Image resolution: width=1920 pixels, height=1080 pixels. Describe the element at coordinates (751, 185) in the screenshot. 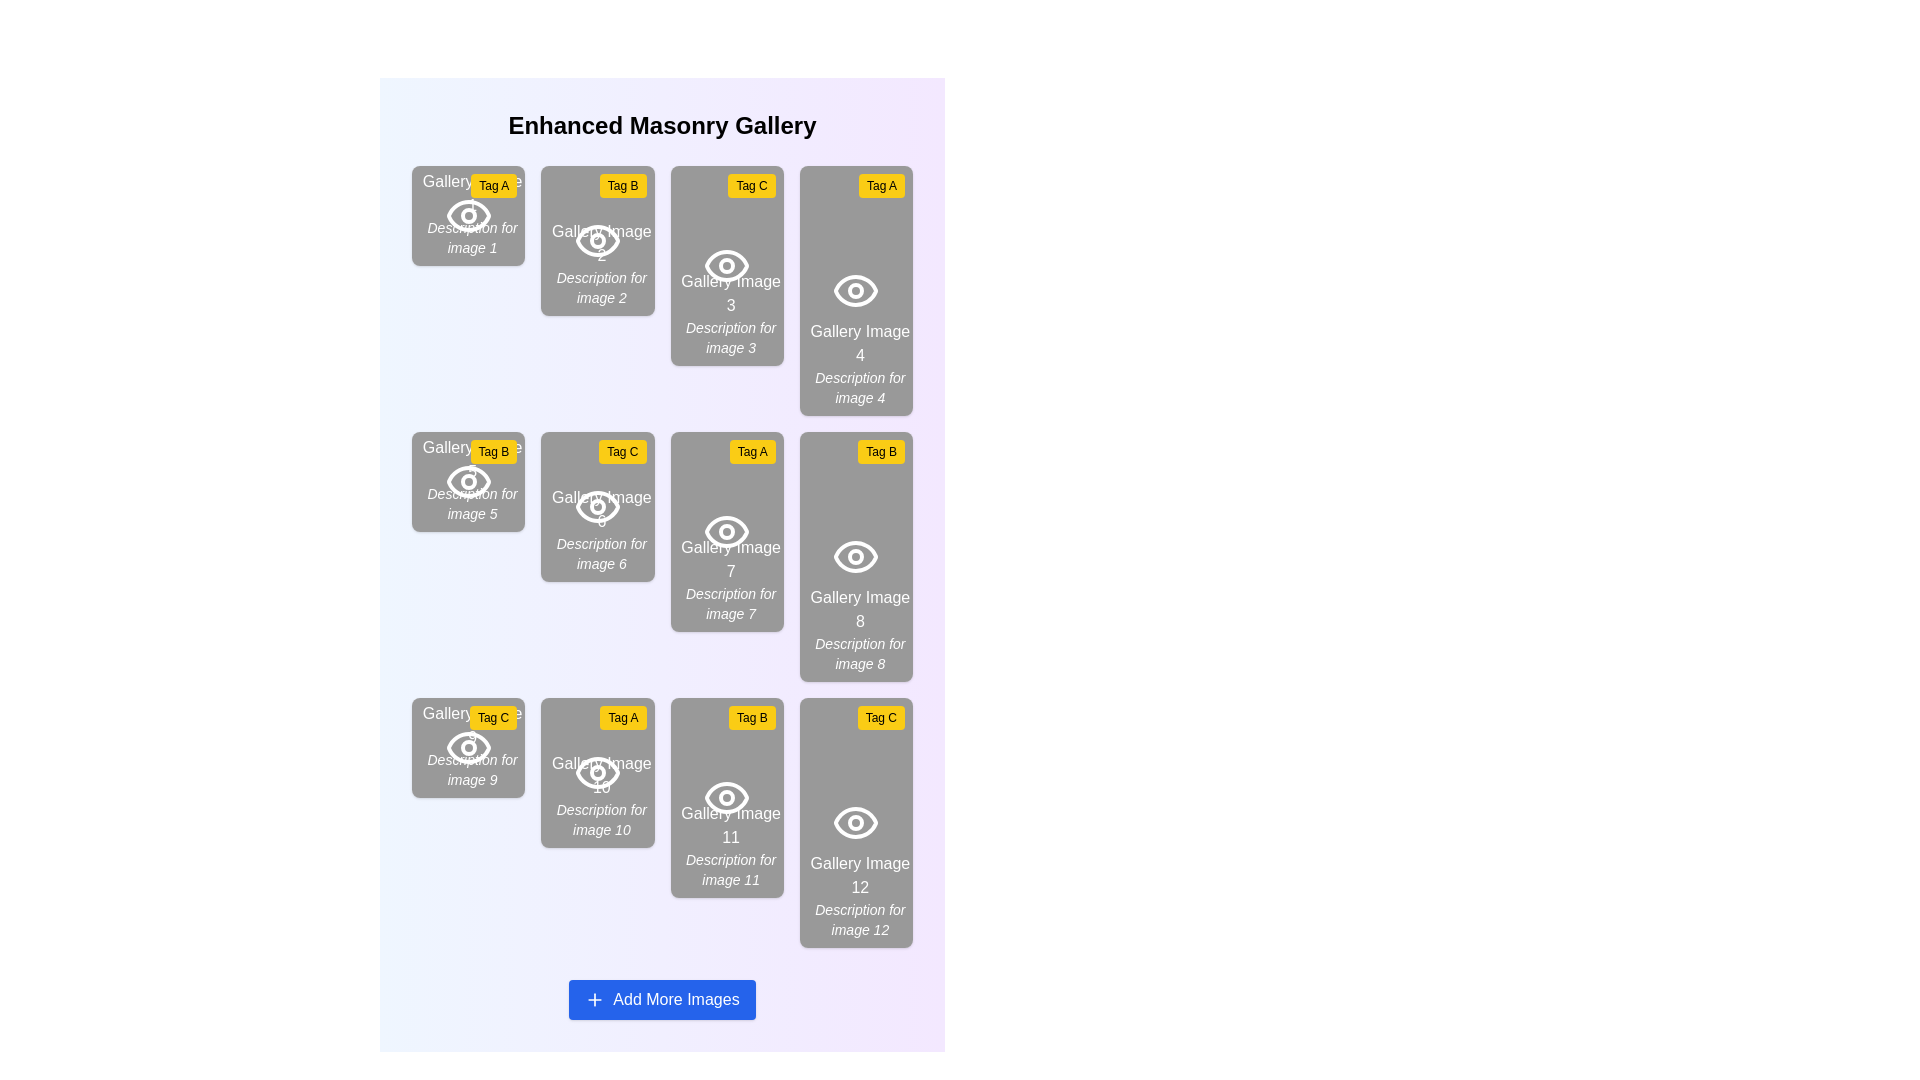

I see `the Tag element located in the top-right corner of the card displaying 'Gallery Image 3' and 'Description for image 3'` at that location.